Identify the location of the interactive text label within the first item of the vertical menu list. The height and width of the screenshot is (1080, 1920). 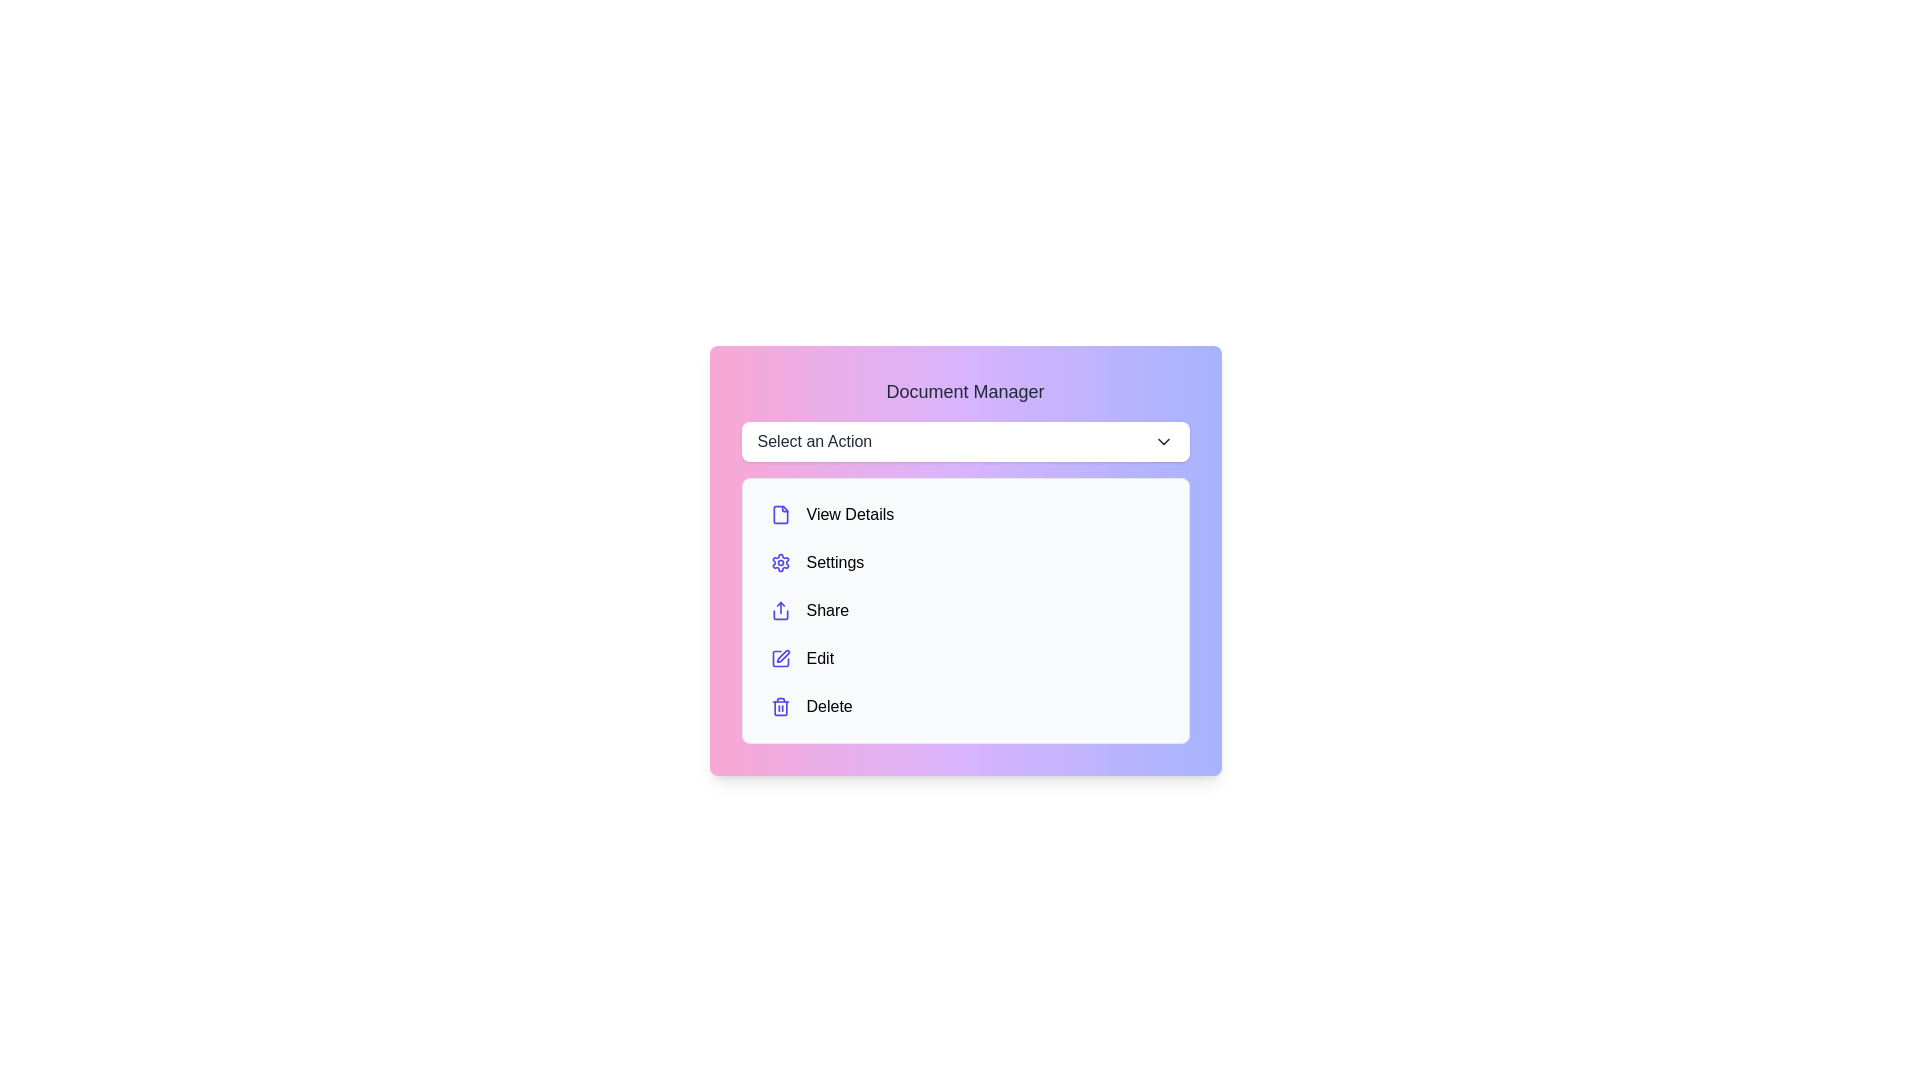
(850, 514).